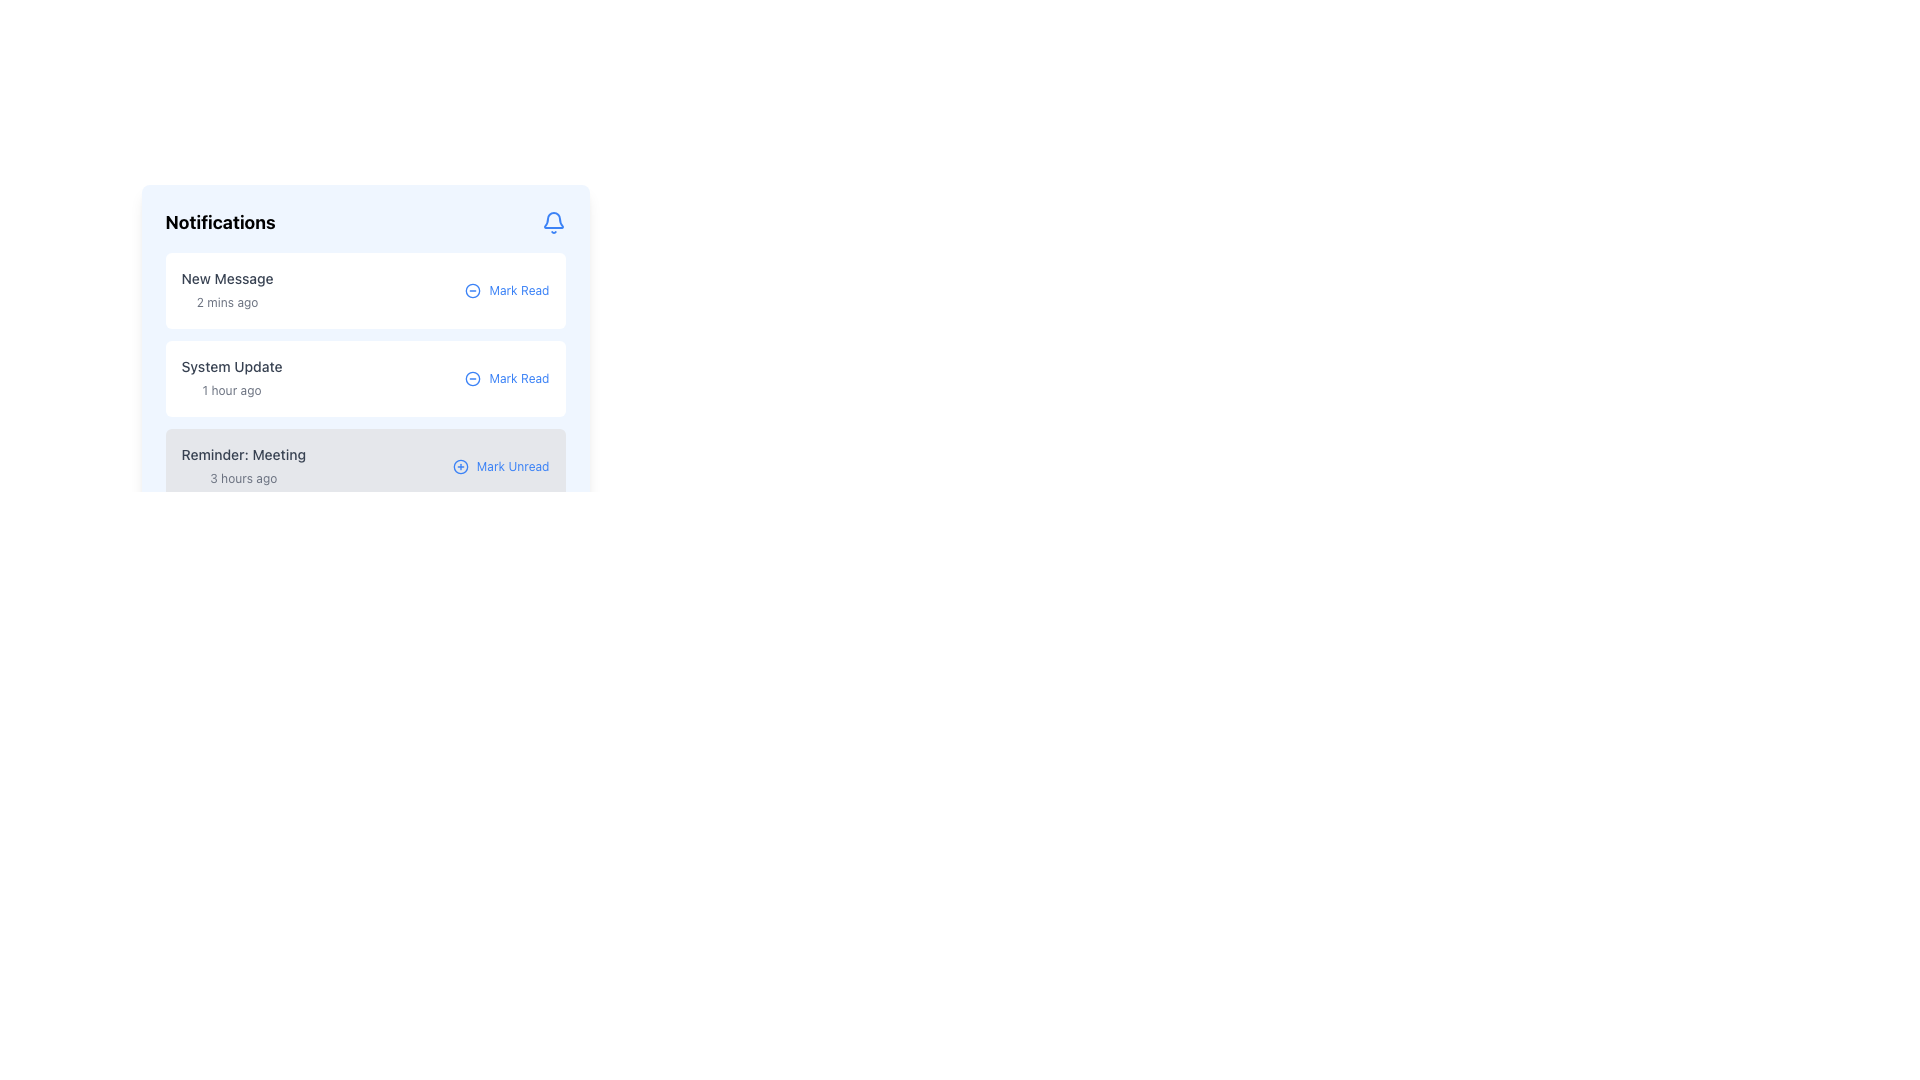  Describe the element at coordinates (227, 302) in the screenshot. I see `the text label displaying the elapsed time since the 'New Message' notification in the 'Notifications' panel, located below the bold 'New Message' text` at that location.